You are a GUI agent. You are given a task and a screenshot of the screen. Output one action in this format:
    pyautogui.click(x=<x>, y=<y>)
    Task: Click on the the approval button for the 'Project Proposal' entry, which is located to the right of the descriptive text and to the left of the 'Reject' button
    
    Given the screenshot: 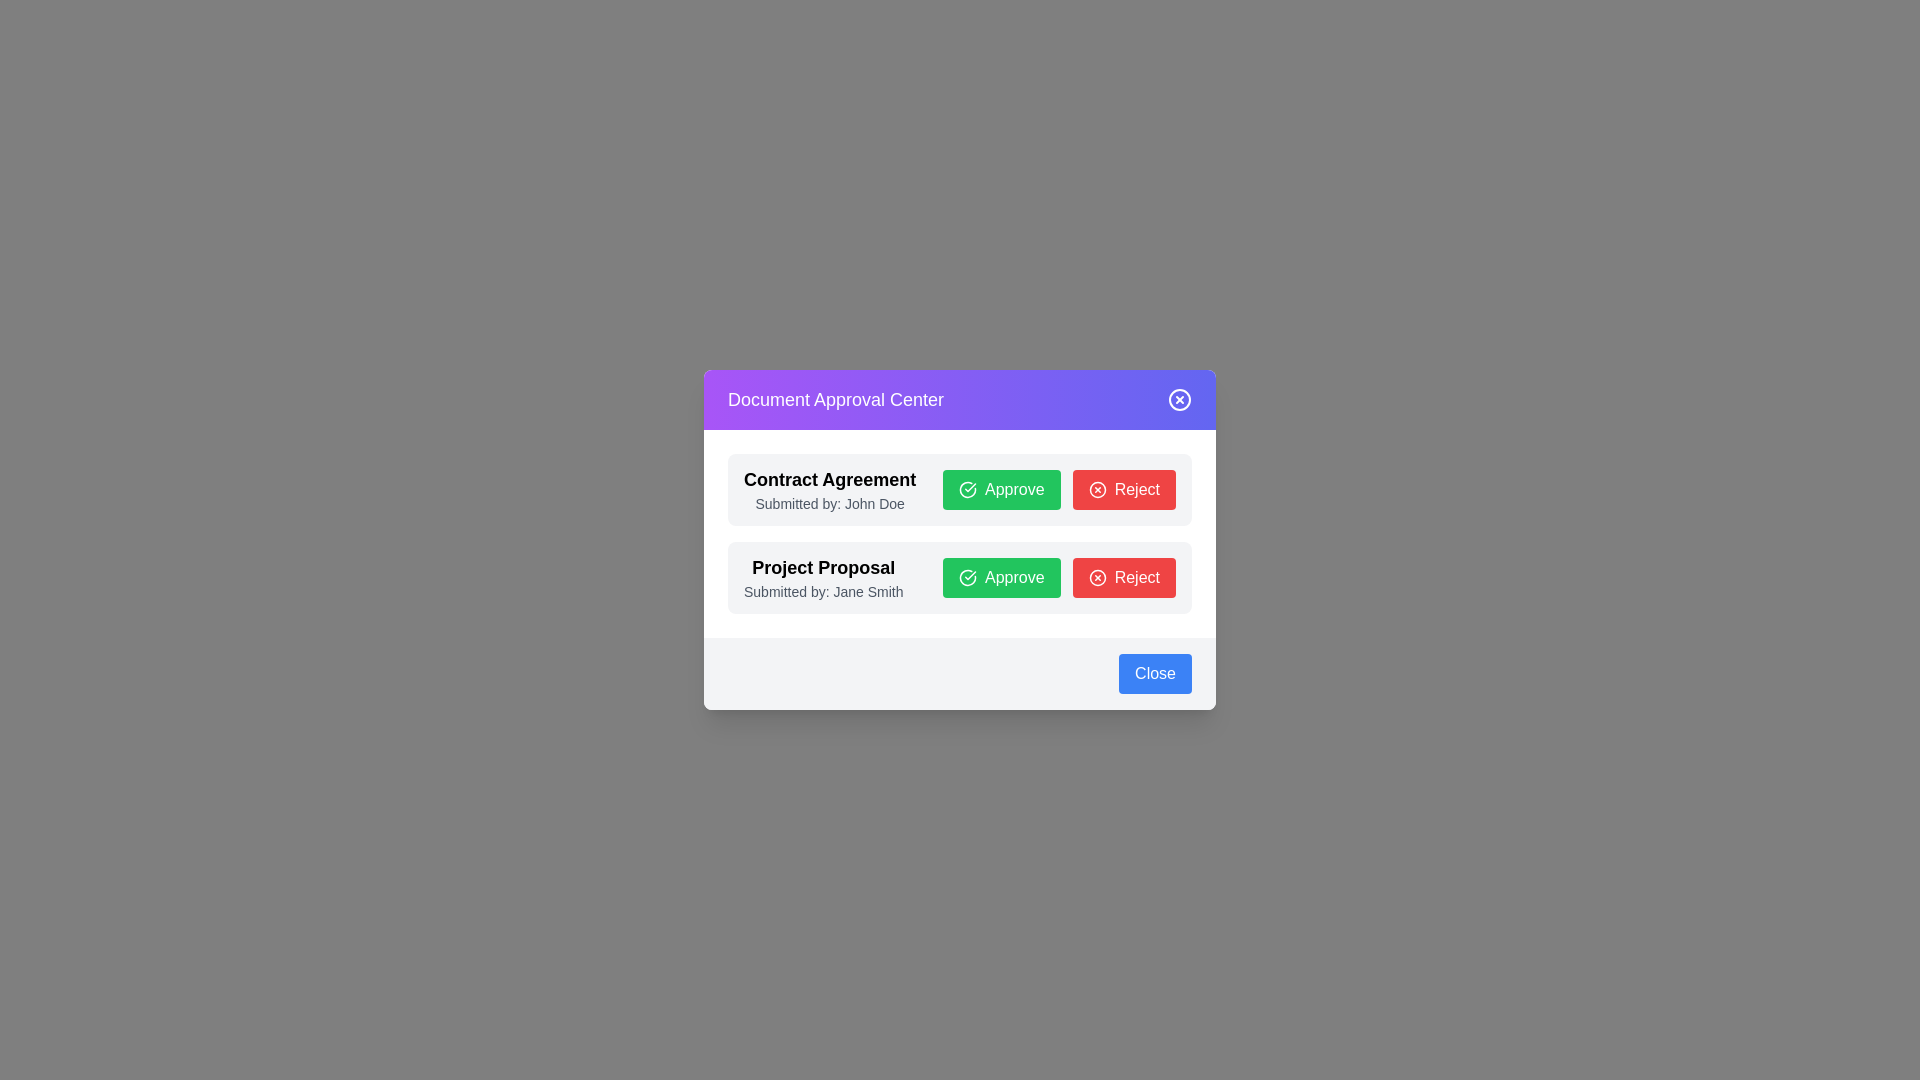 What is the action you would take?
    pyautogui.click(x=1001, y=578)
    